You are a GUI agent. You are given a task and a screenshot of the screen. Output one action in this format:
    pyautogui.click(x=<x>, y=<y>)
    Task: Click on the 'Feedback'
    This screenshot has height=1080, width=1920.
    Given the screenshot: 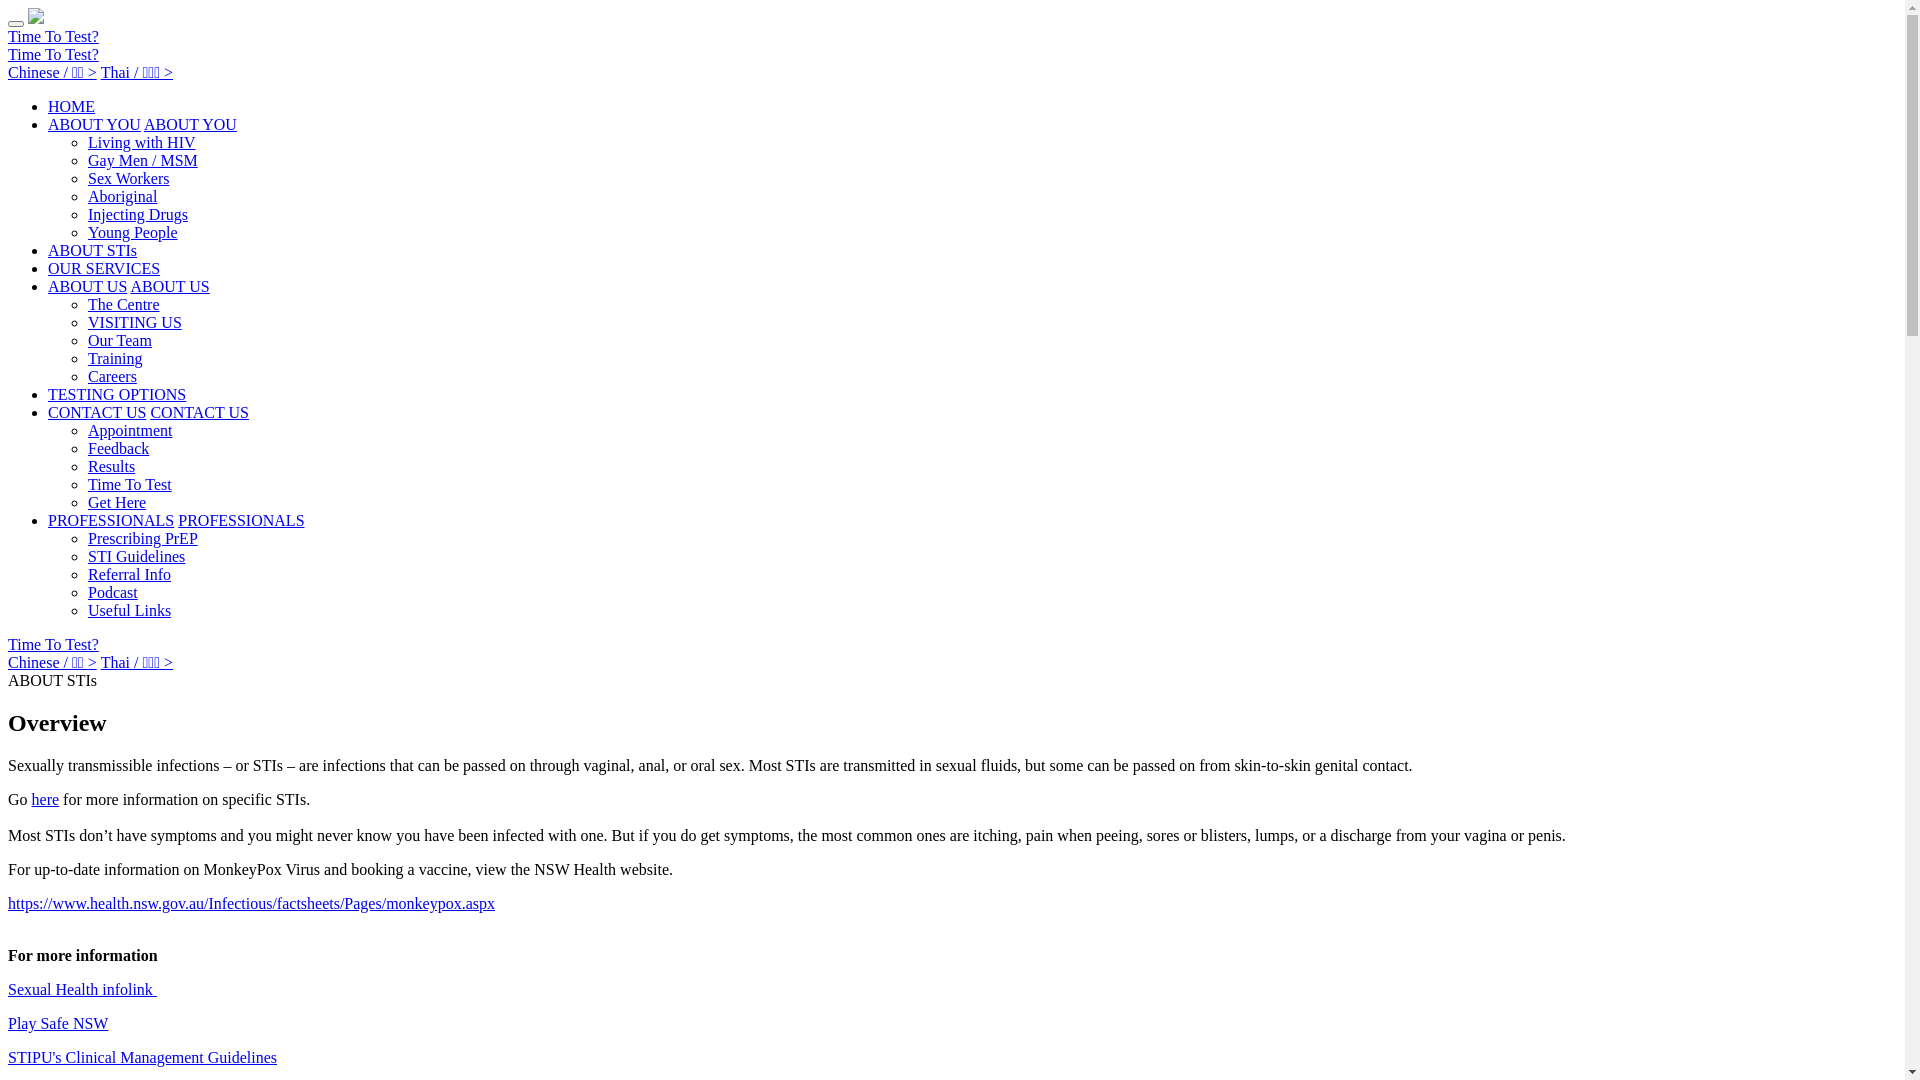 What is the action you would take?
    pyautogui.click(x=117, y=447)
    